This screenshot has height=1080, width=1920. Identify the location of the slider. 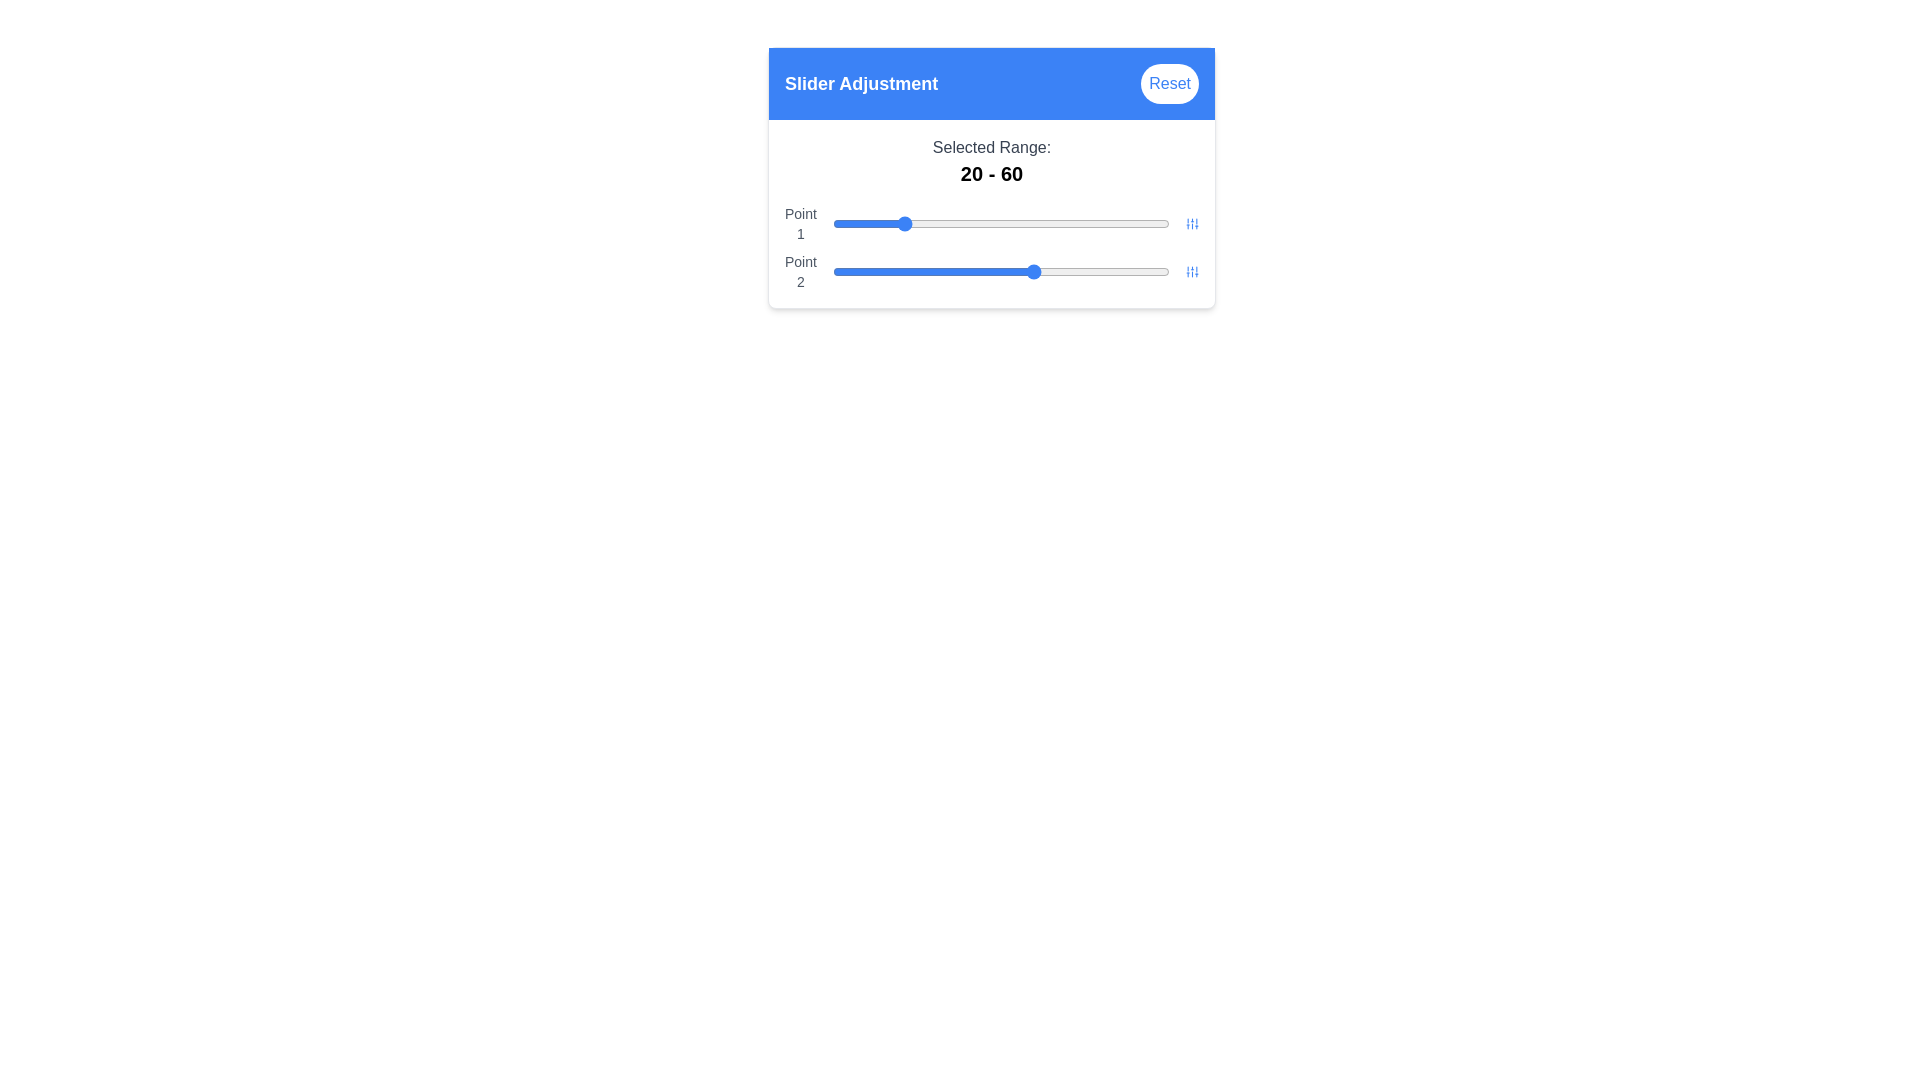
(909, 272).